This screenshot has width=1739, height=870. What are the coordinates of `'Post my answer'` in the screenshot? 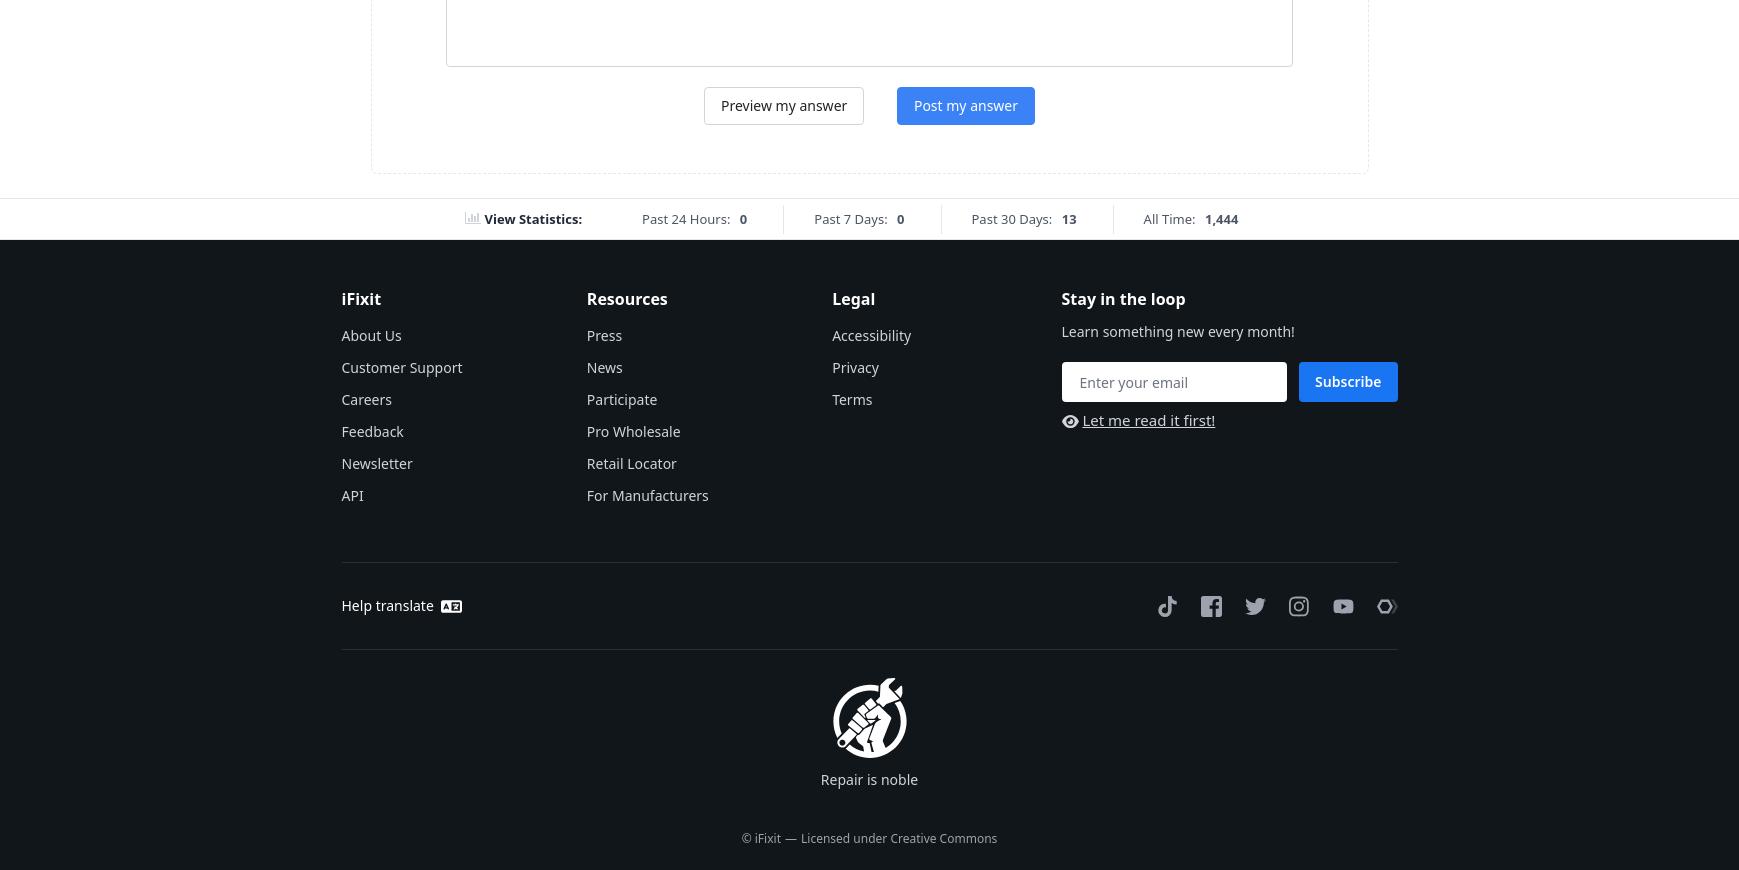 It's located at (965, 104).